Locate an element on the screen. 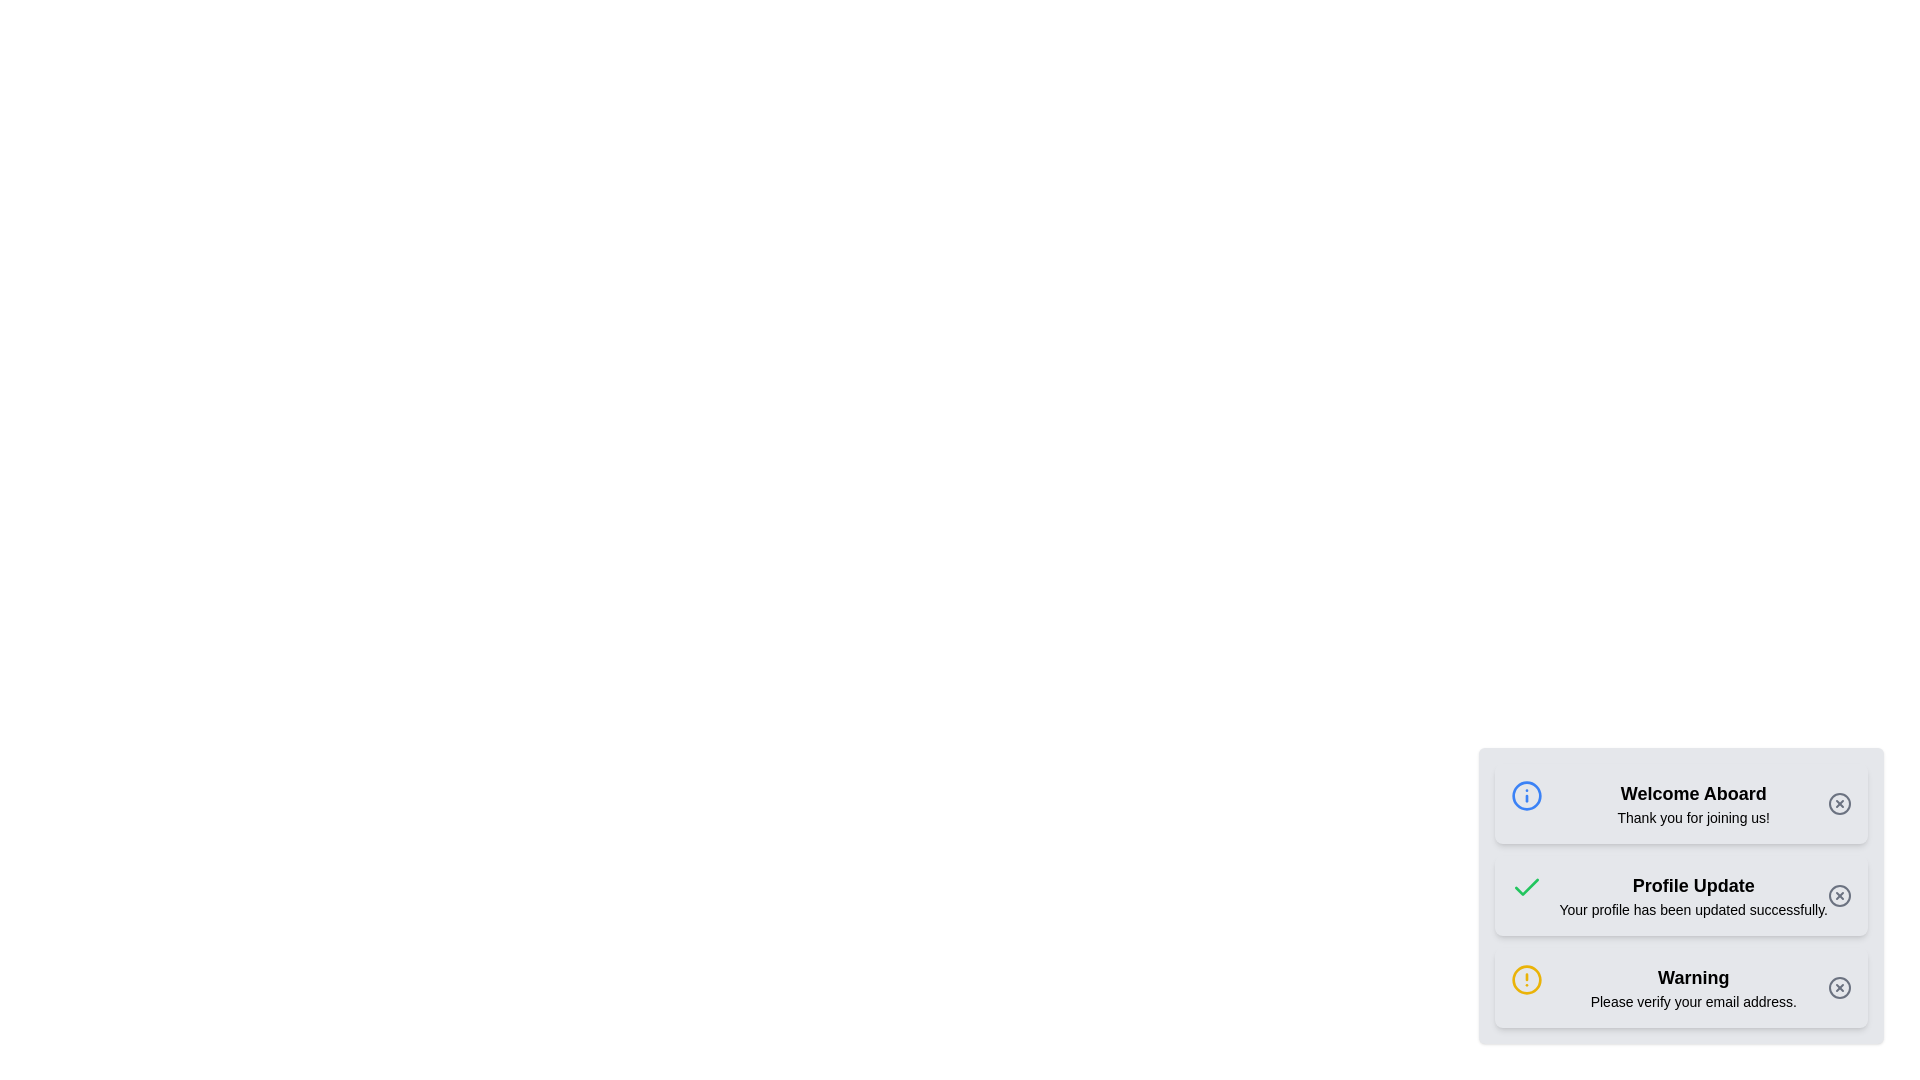 This screenshot has height=1080, width=1920. the circular button with an 'X' symbol inside, located in the top-right corner of the notification card that says 'Welcome Aboard' and 'Thank you for joining us!' is located at coordinates (1839, 802).